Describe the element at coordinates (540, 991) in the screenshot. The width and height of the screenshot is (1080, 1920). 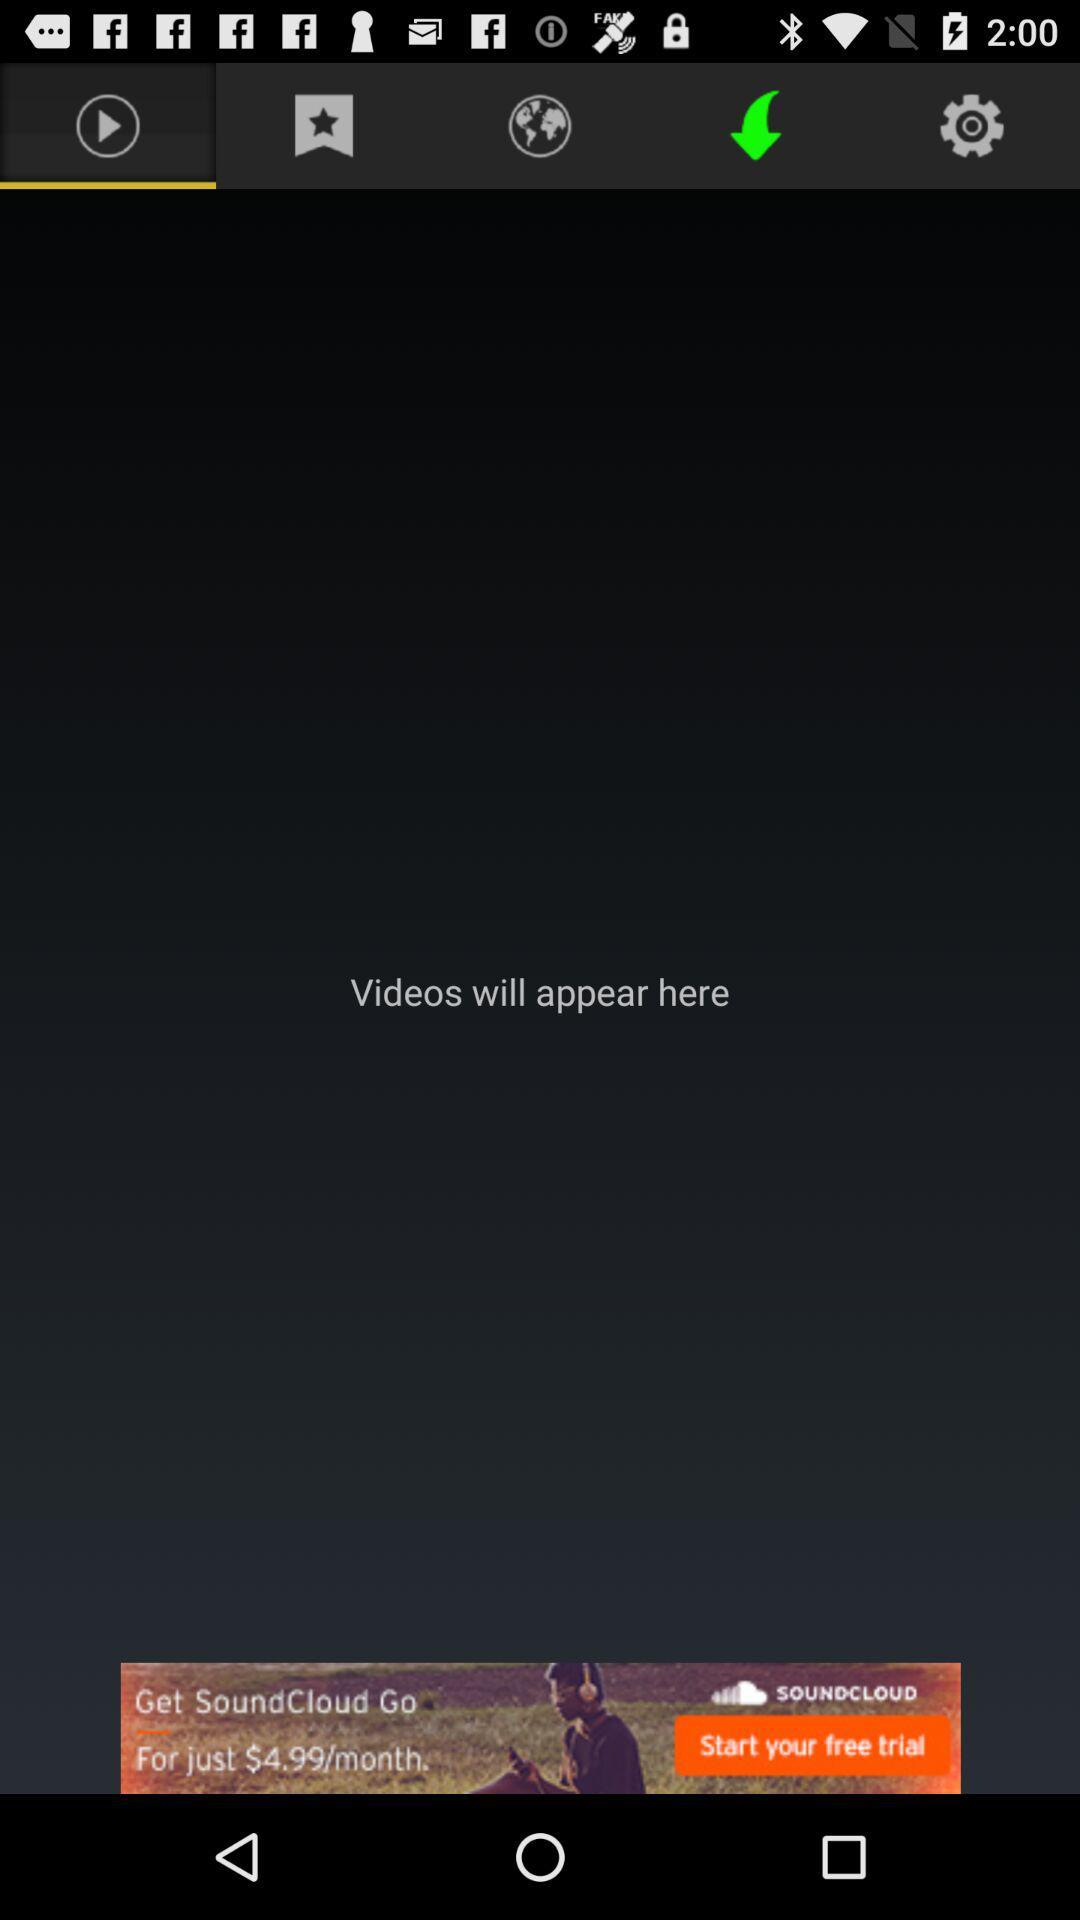
I see `vidoes will appear here` at that location.